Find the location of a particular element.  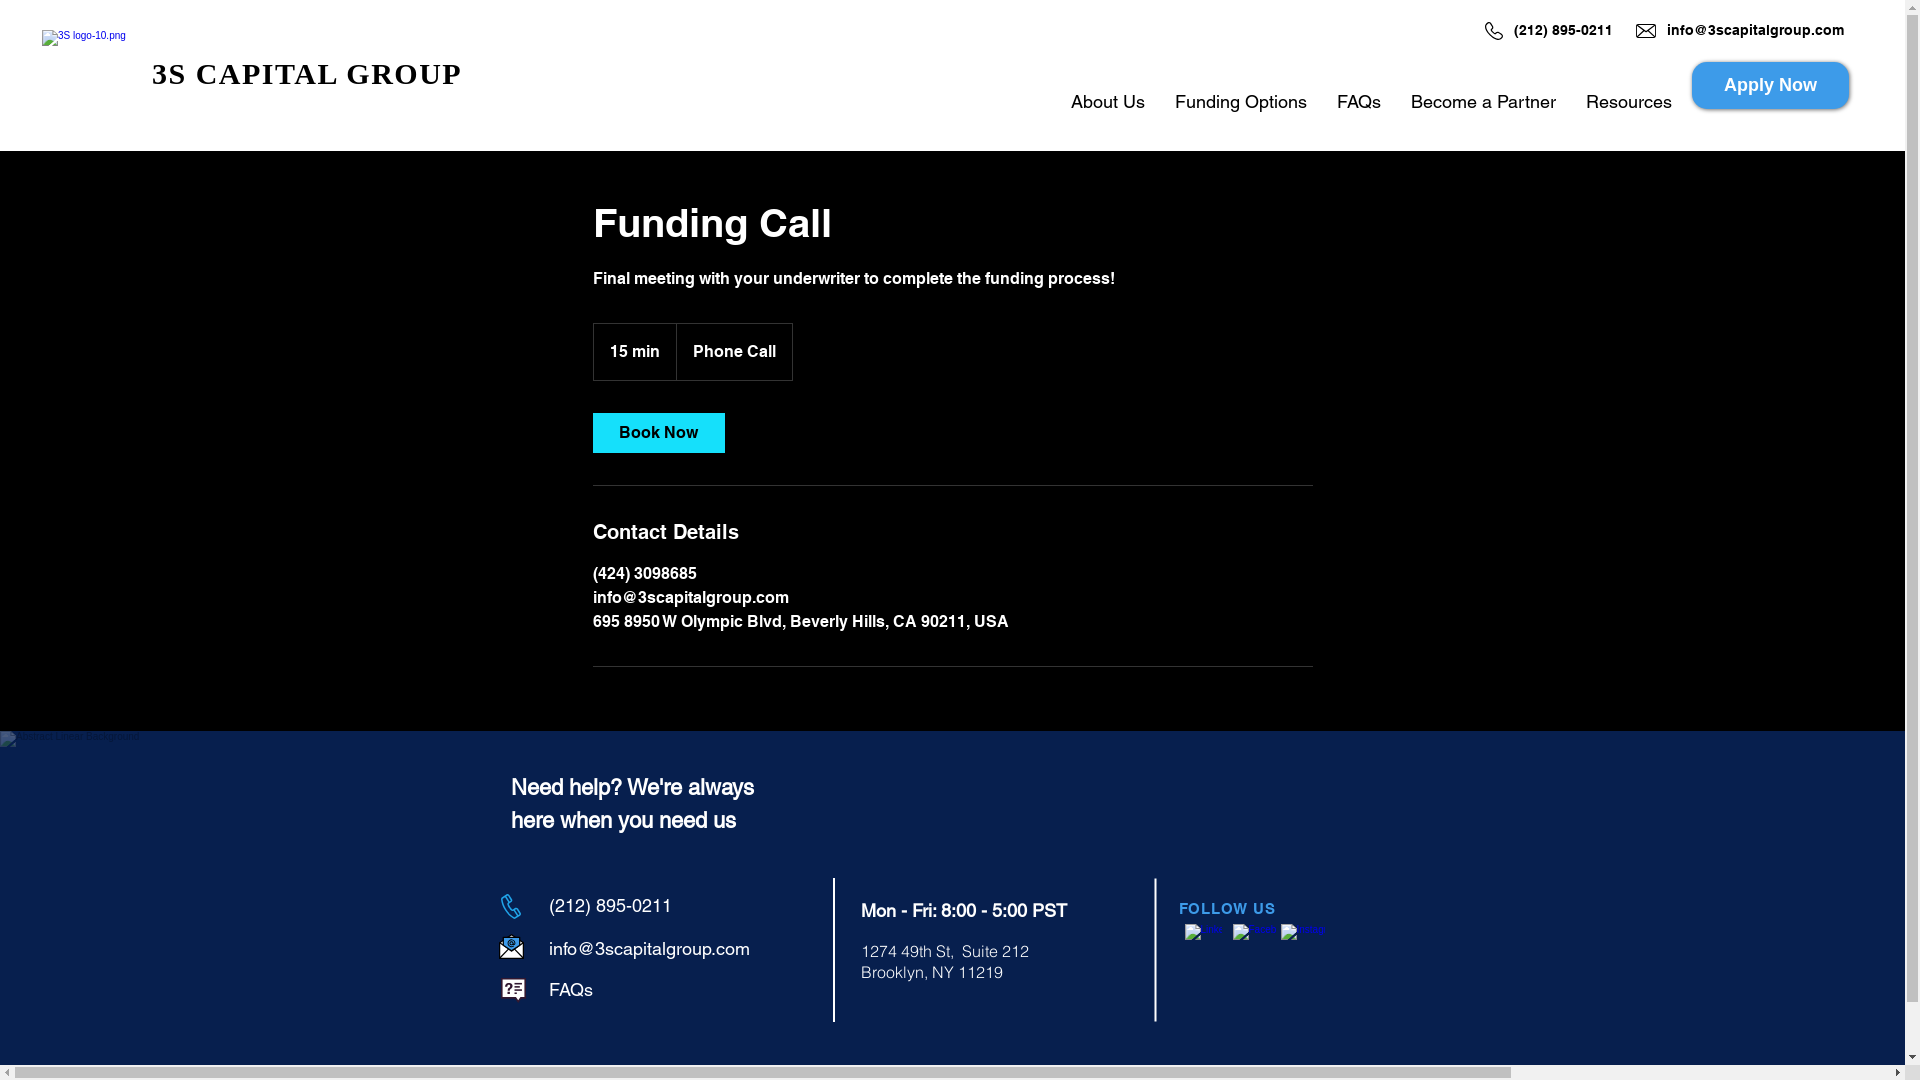

'FAQs' is located at coordinates (1358, 101).